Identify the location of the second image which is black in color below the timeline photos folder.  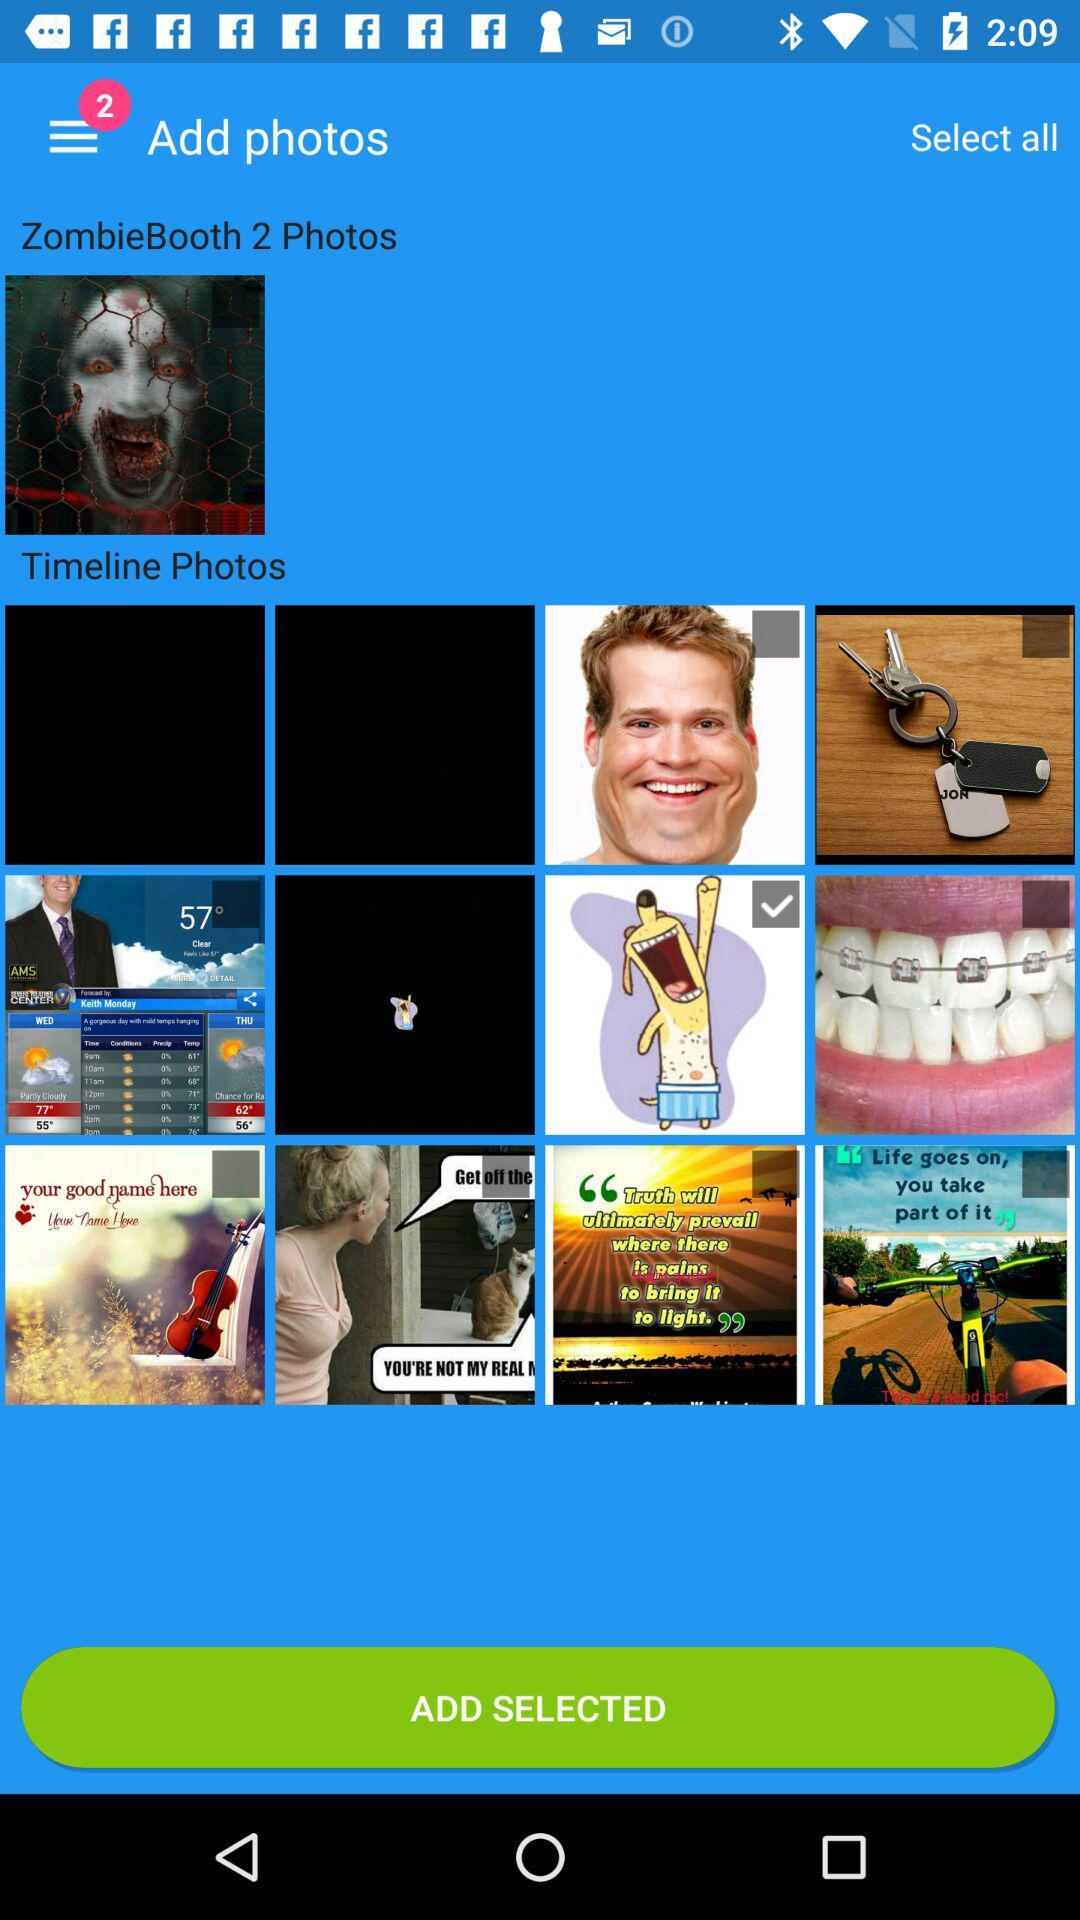
(405, 733).